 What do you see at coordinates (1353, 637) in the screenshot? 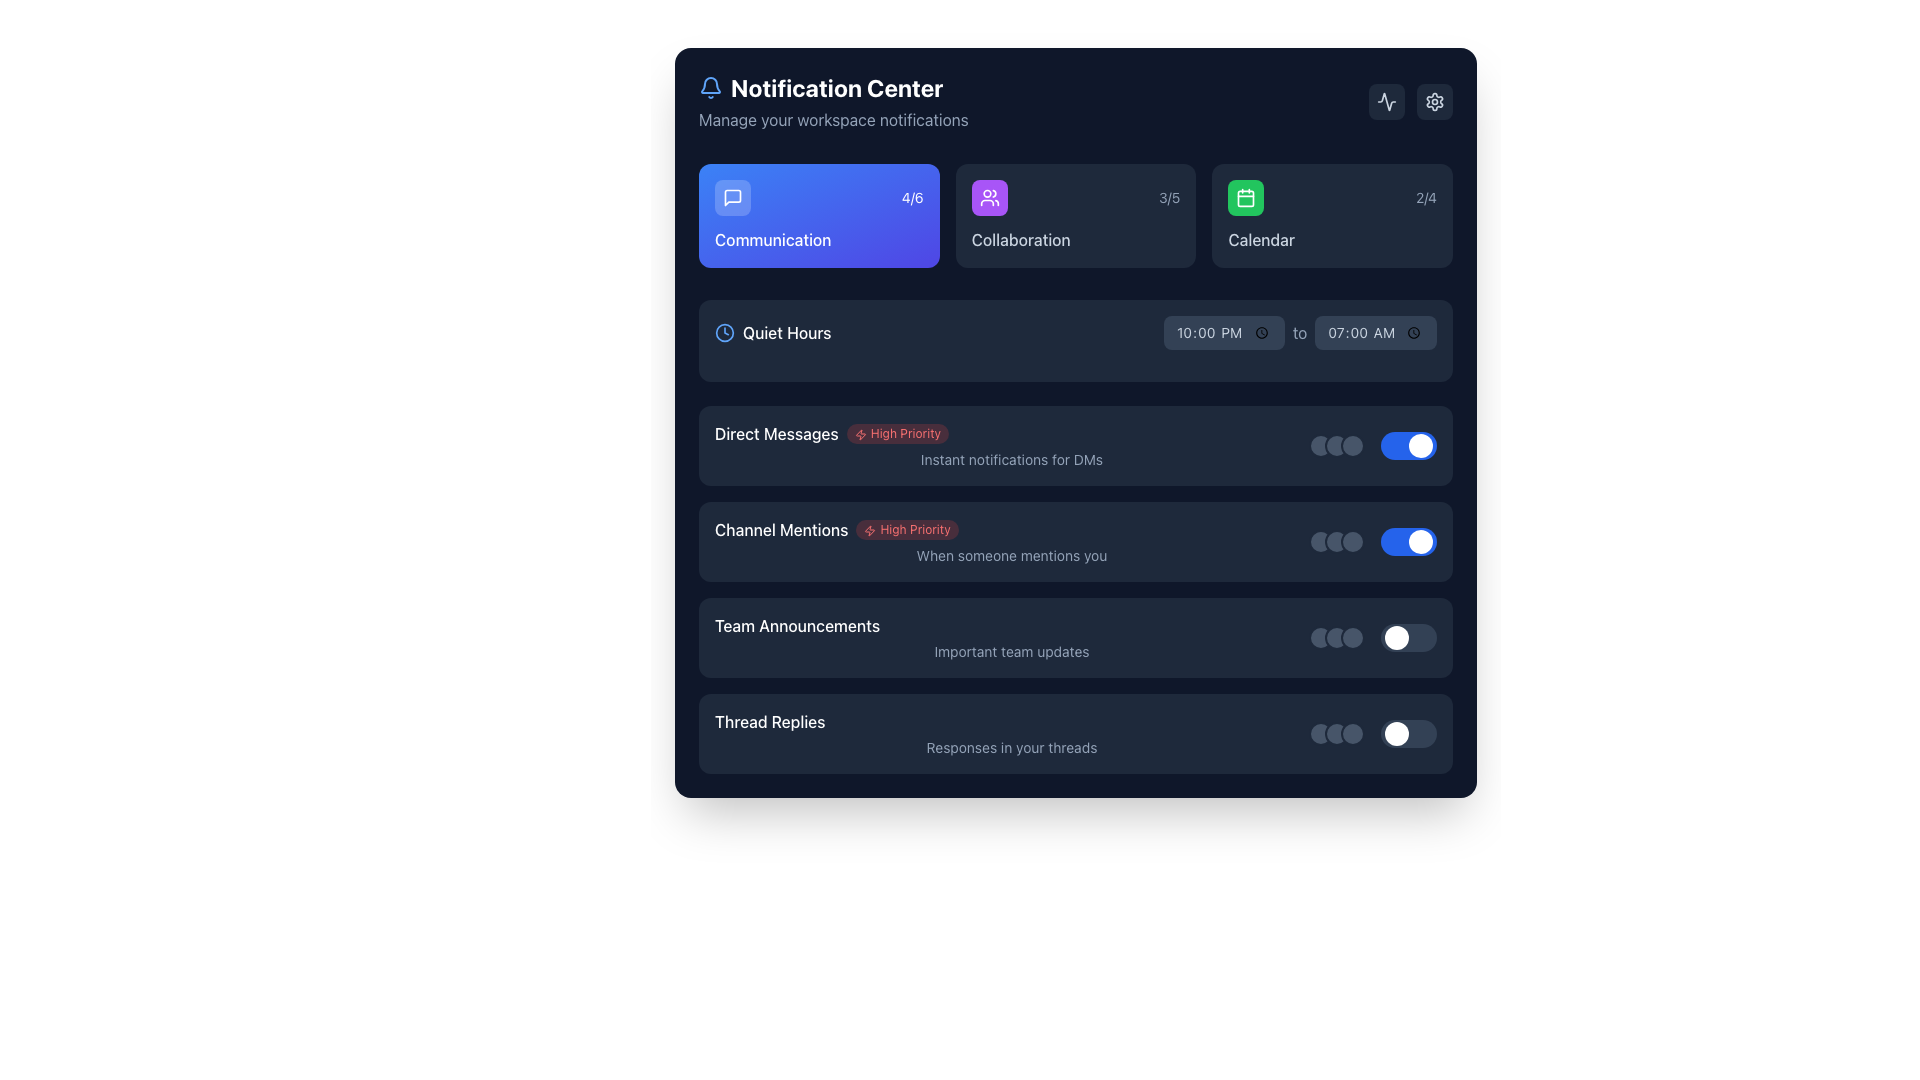
I see `the third circular selector or indicator with a dark gray fill and a lighter gray border, located below the 'Team Announcements' section` at bounding box center [1353, 637].